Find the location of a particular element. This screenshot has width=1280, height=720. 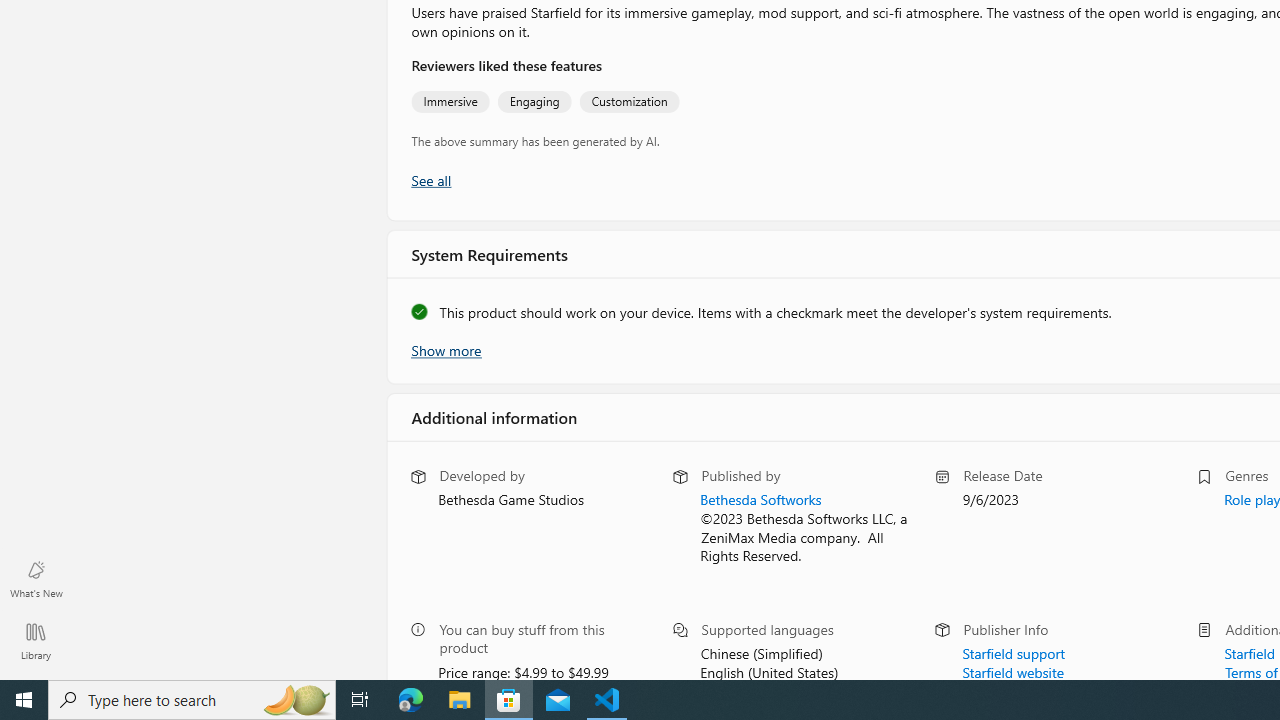

'Bethesda Softworks' is located at coordinates (759, 498).